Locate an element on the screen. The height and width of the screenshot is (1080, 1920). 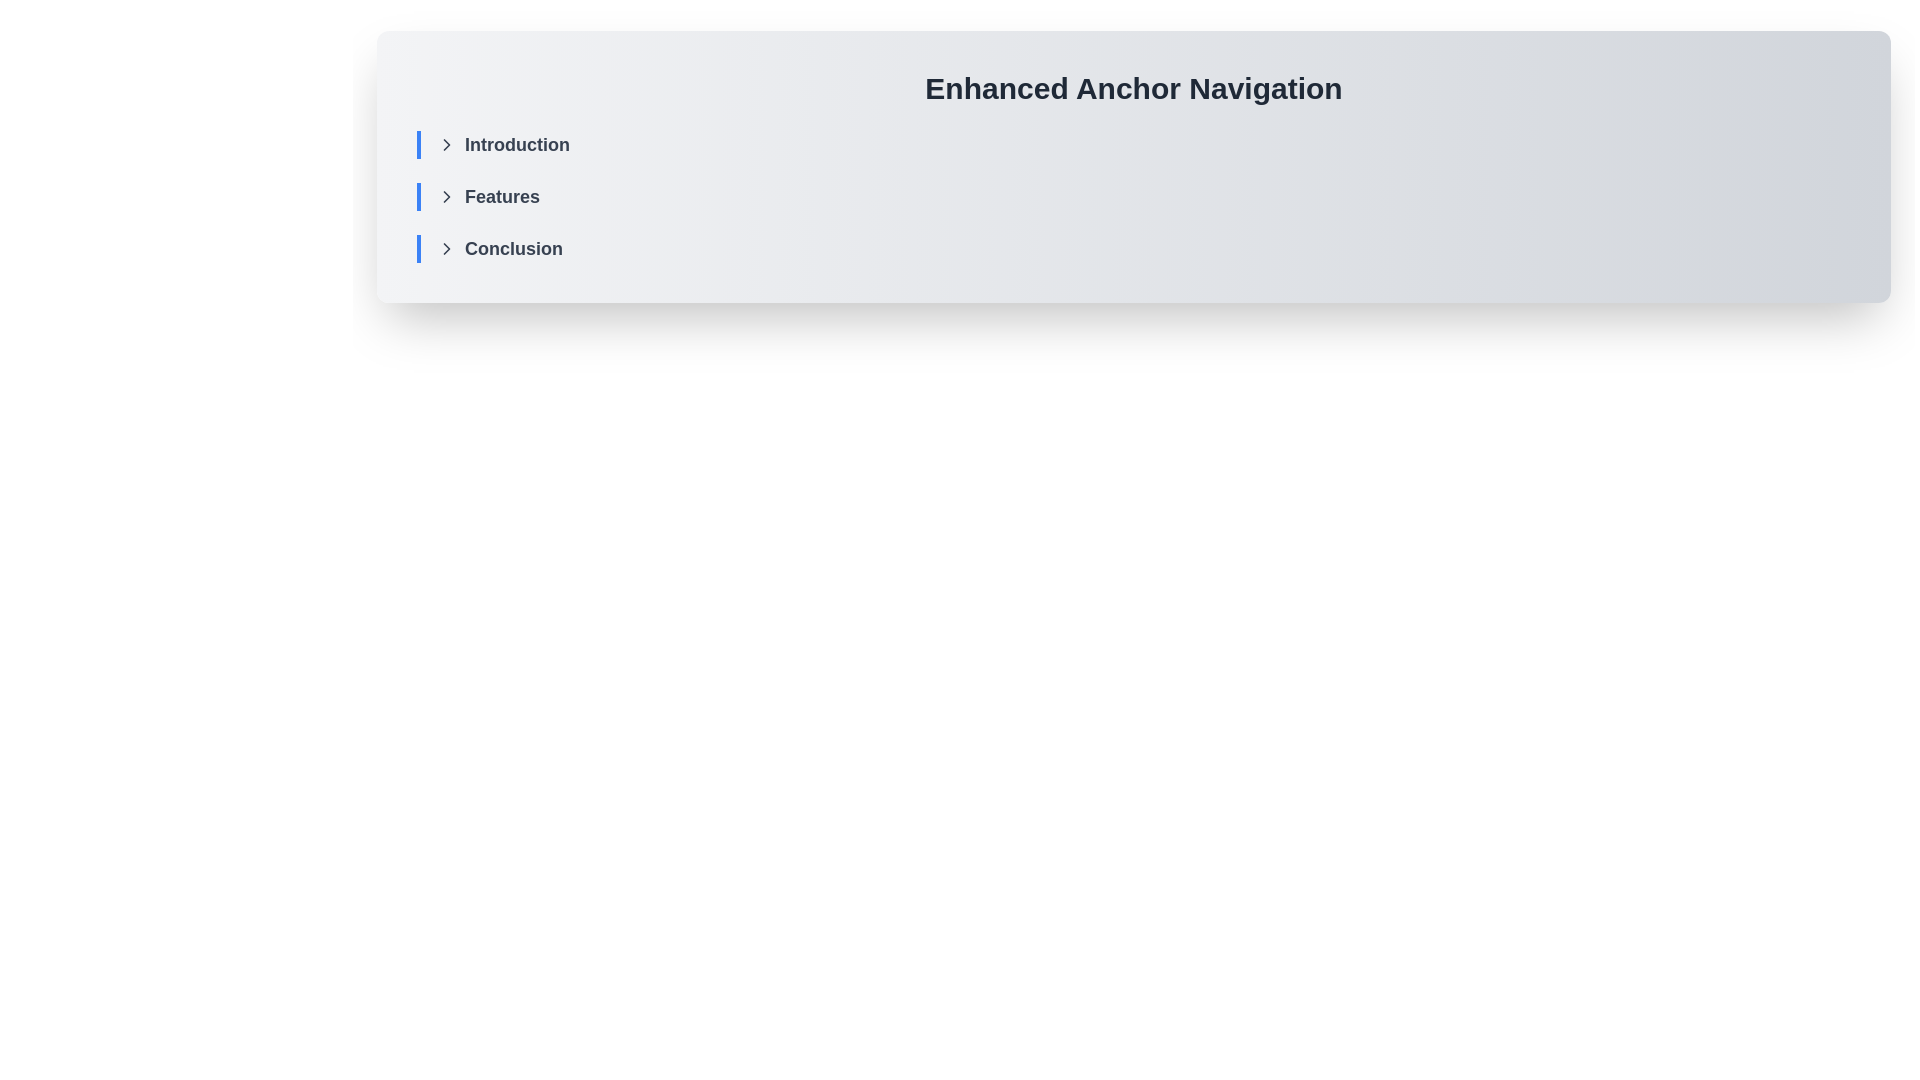
the right-pointing chevron arrow icon that indicates navigation and is positioned to the left of the 'Conclusion' item in the list is located at coordinates (445, 248).